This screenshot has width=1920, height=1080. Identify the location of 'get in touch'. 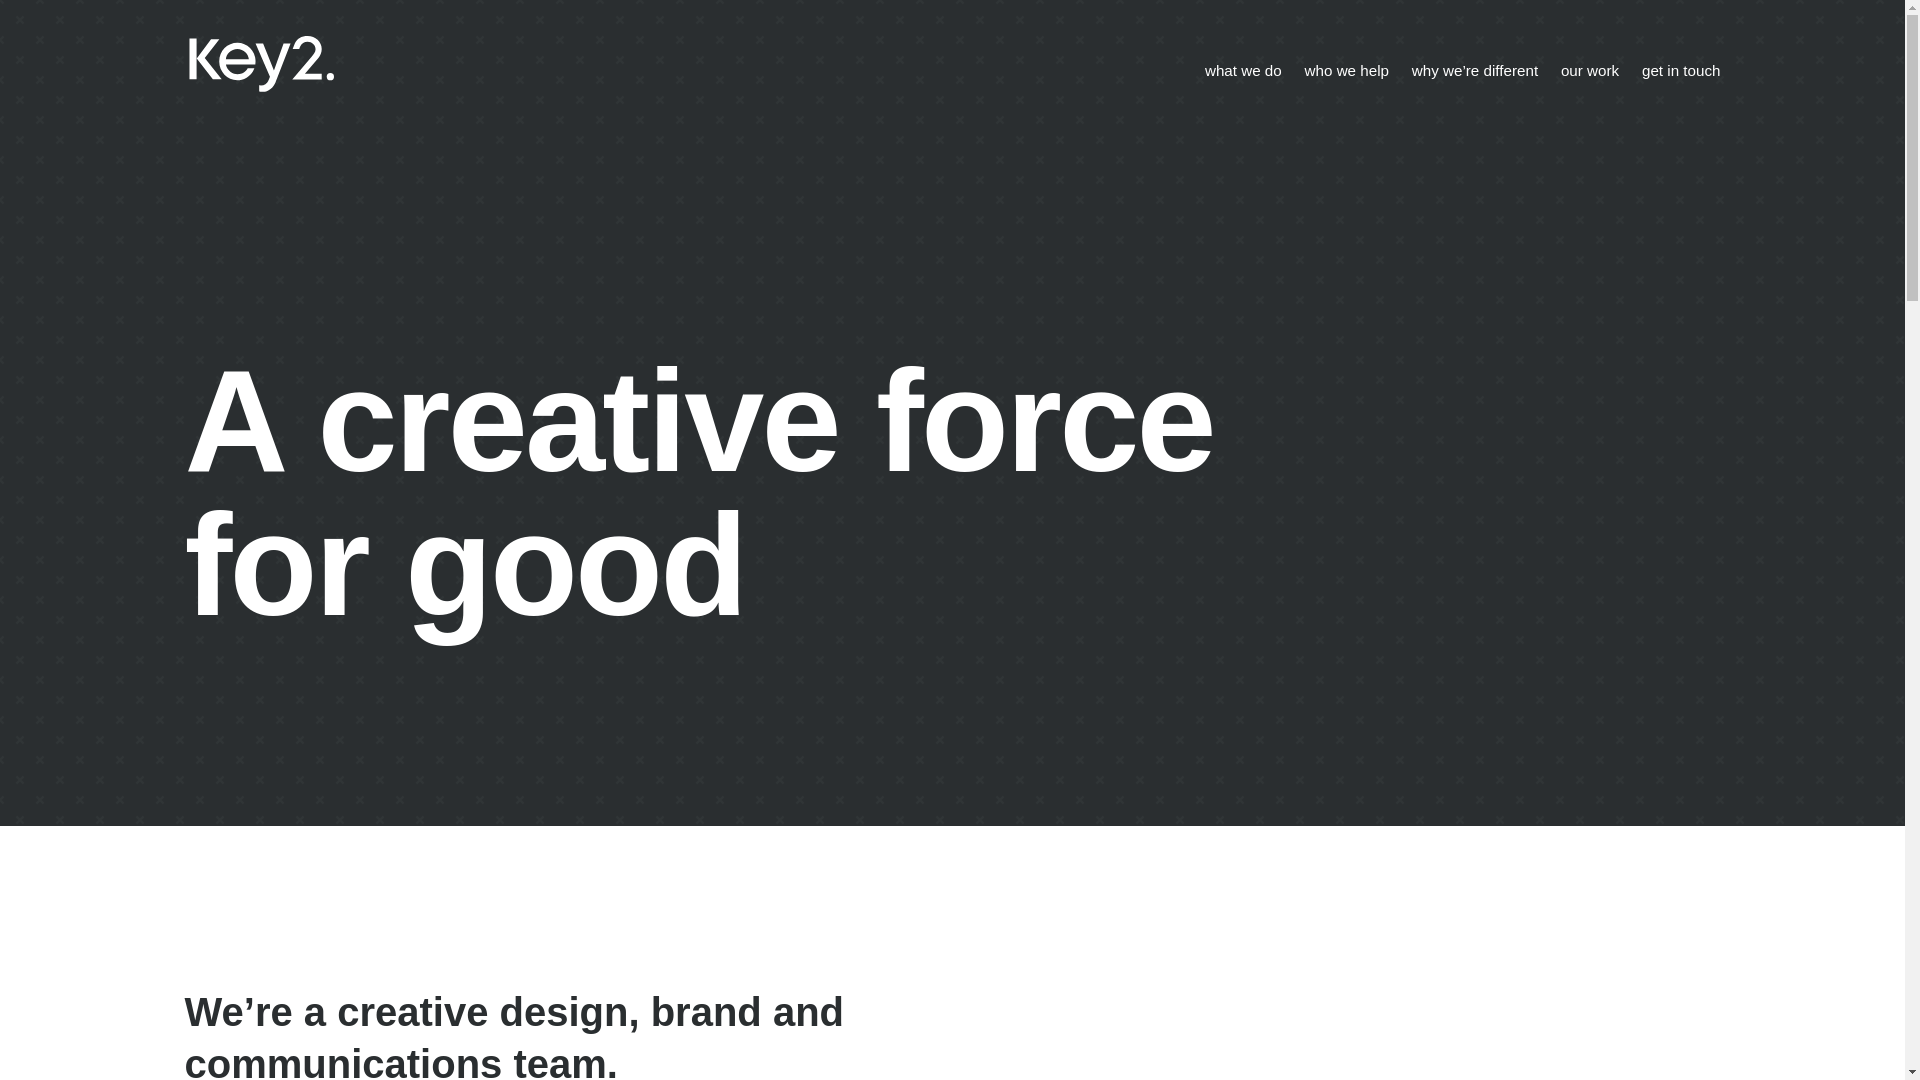
(1669, 73).